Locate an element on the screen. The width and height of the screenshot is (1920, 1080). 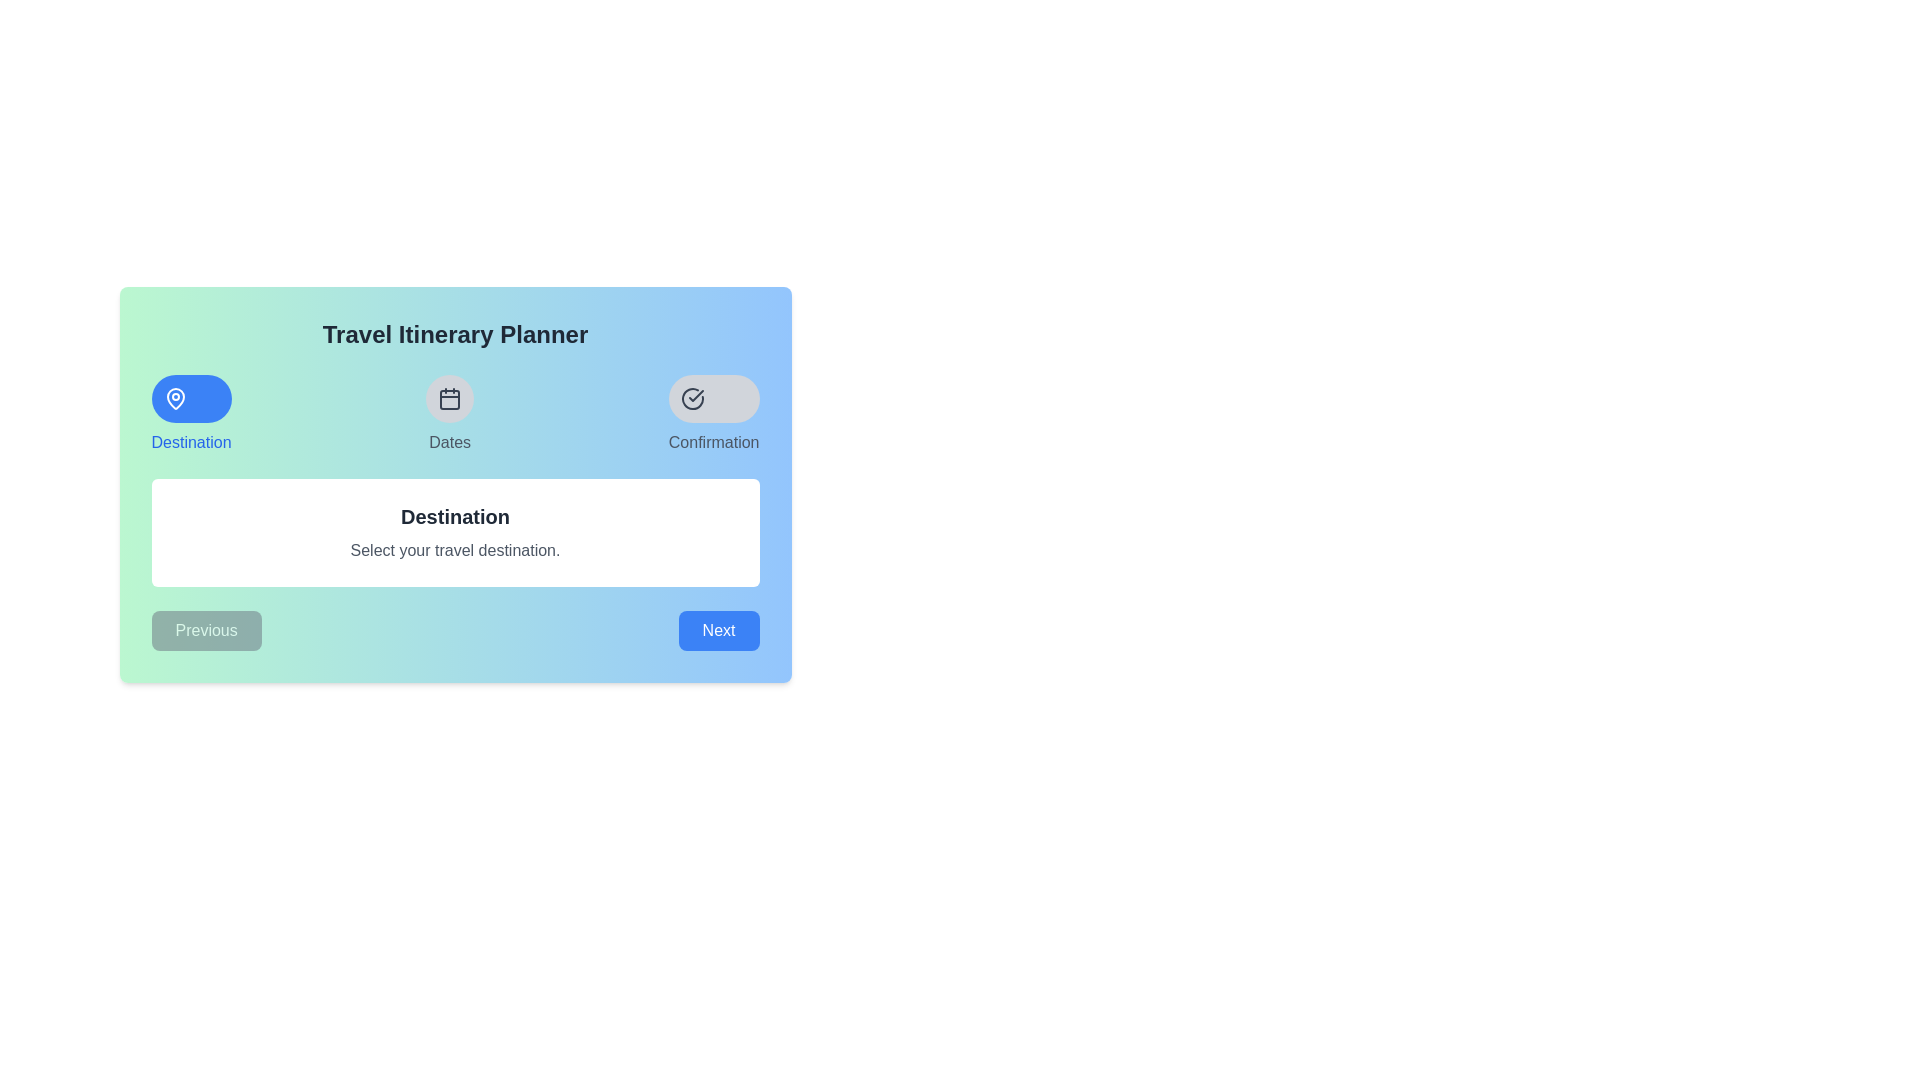
the circular blue button labeled 'Destination' located at the top left of the interface is located at coordinates (175, 398).